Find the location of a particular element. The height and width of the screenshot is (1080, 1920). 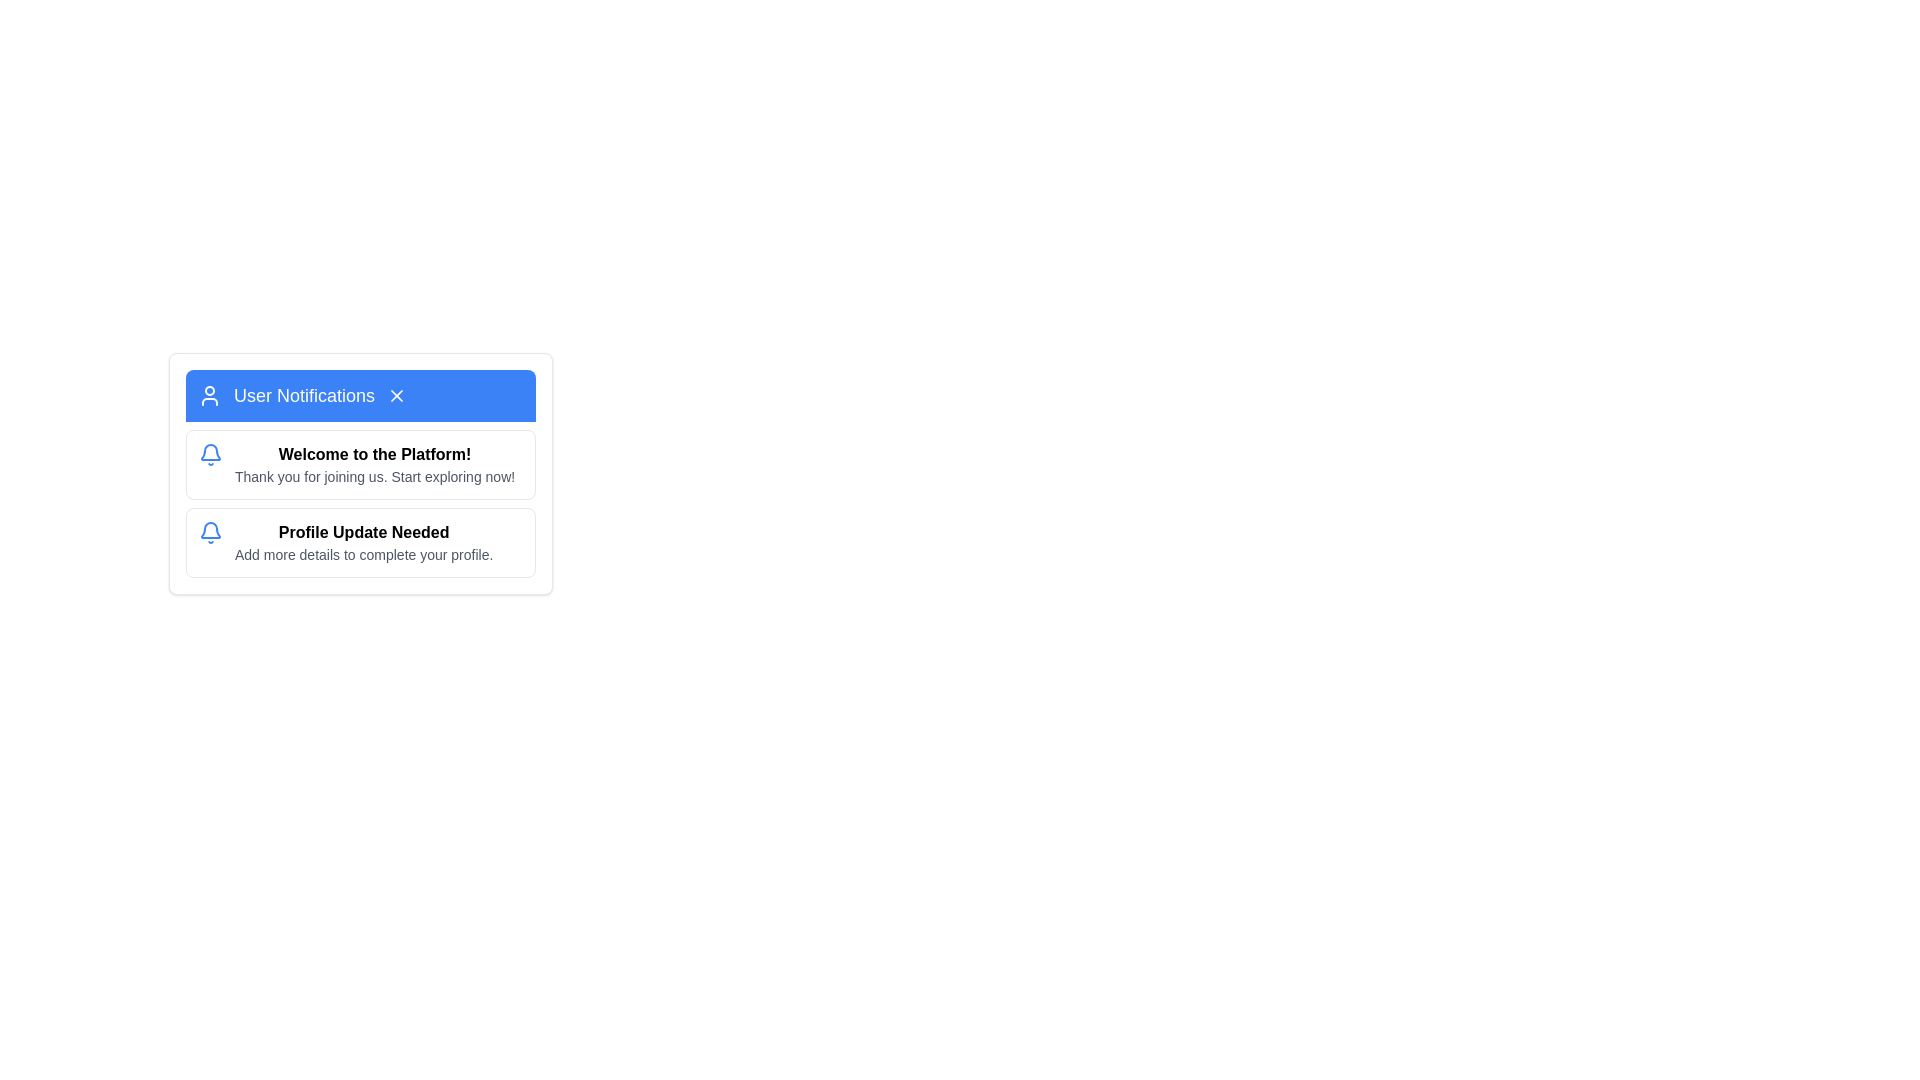

the user account icon located in the blue-tinted 'User Notifications' bar, aligned to the far left next to the text label is located at coordinates (210, 396).